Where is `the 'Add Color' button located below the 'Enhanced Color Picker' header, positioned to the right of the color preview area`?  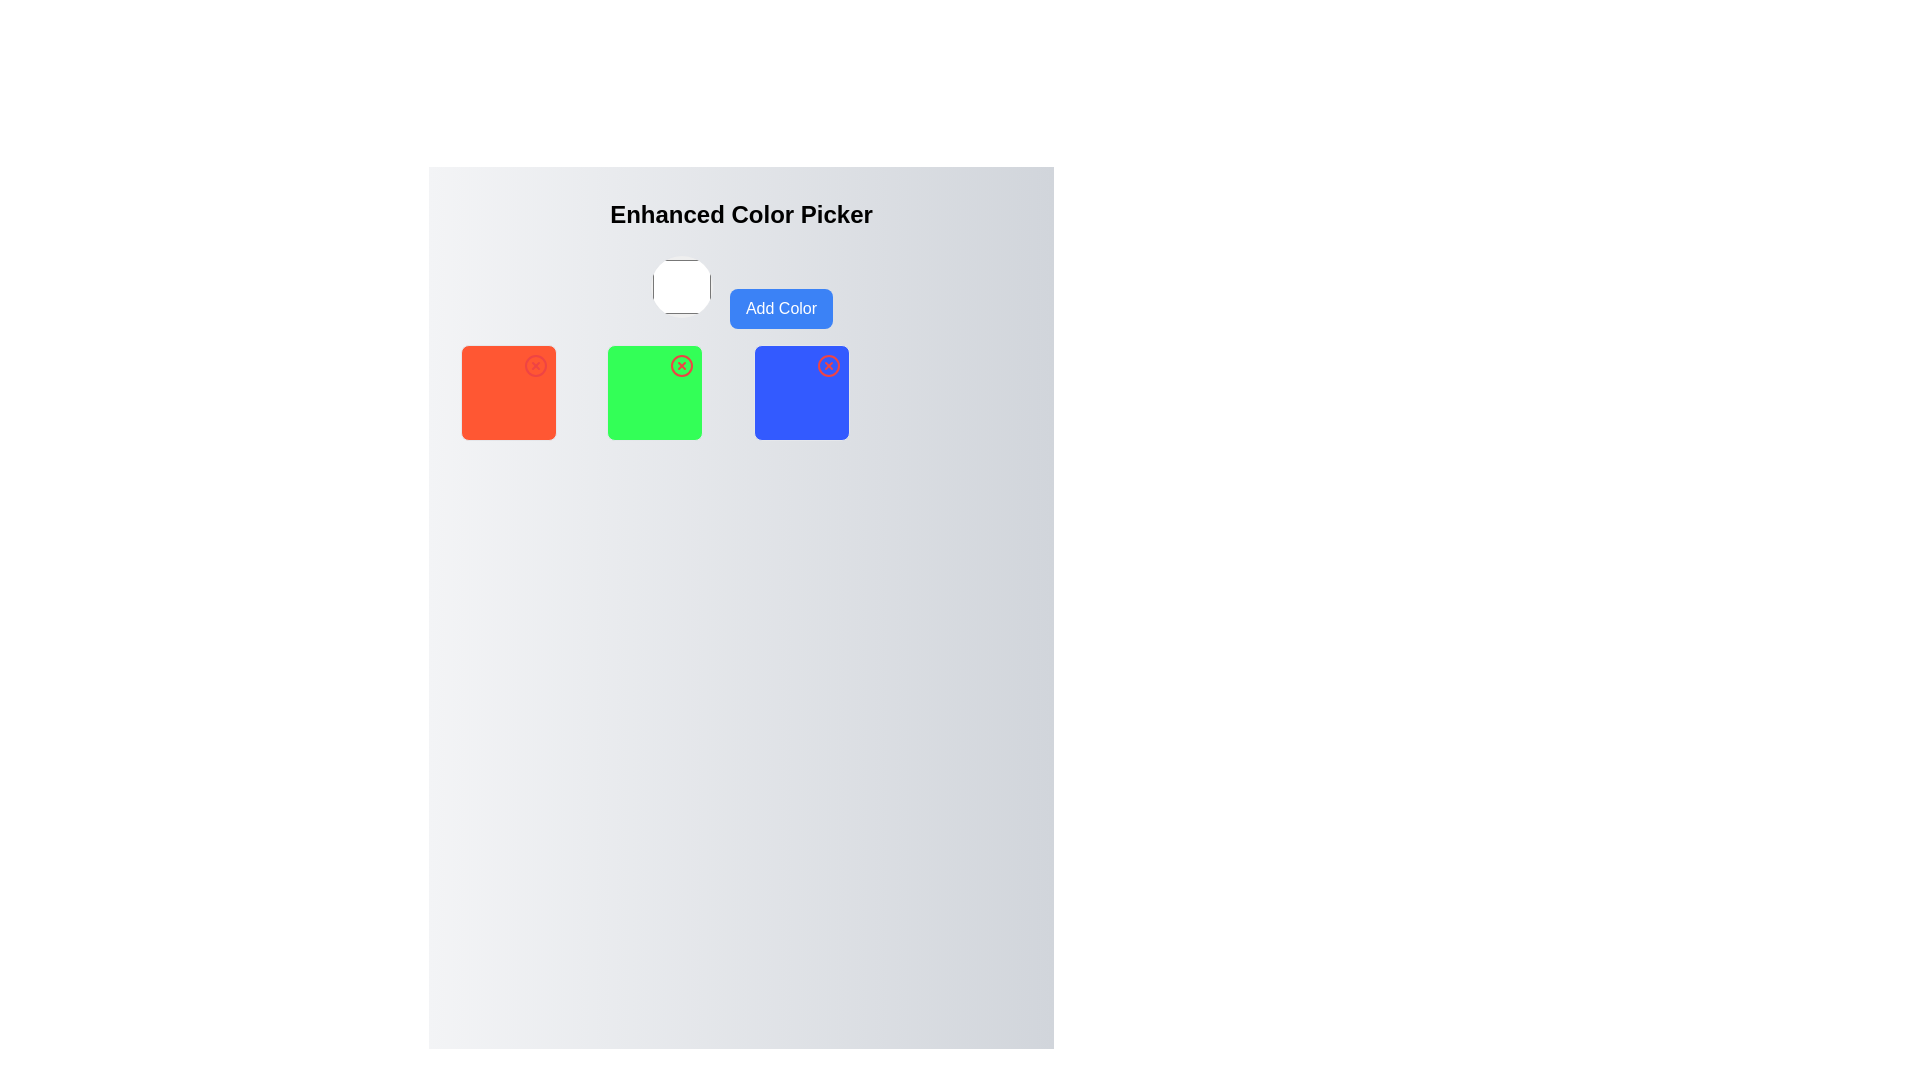
the 'Add Color' button located below the 'Enhanced Color Picker' header, positioned to the right of the color preview area is located at coordinates (740, 292).